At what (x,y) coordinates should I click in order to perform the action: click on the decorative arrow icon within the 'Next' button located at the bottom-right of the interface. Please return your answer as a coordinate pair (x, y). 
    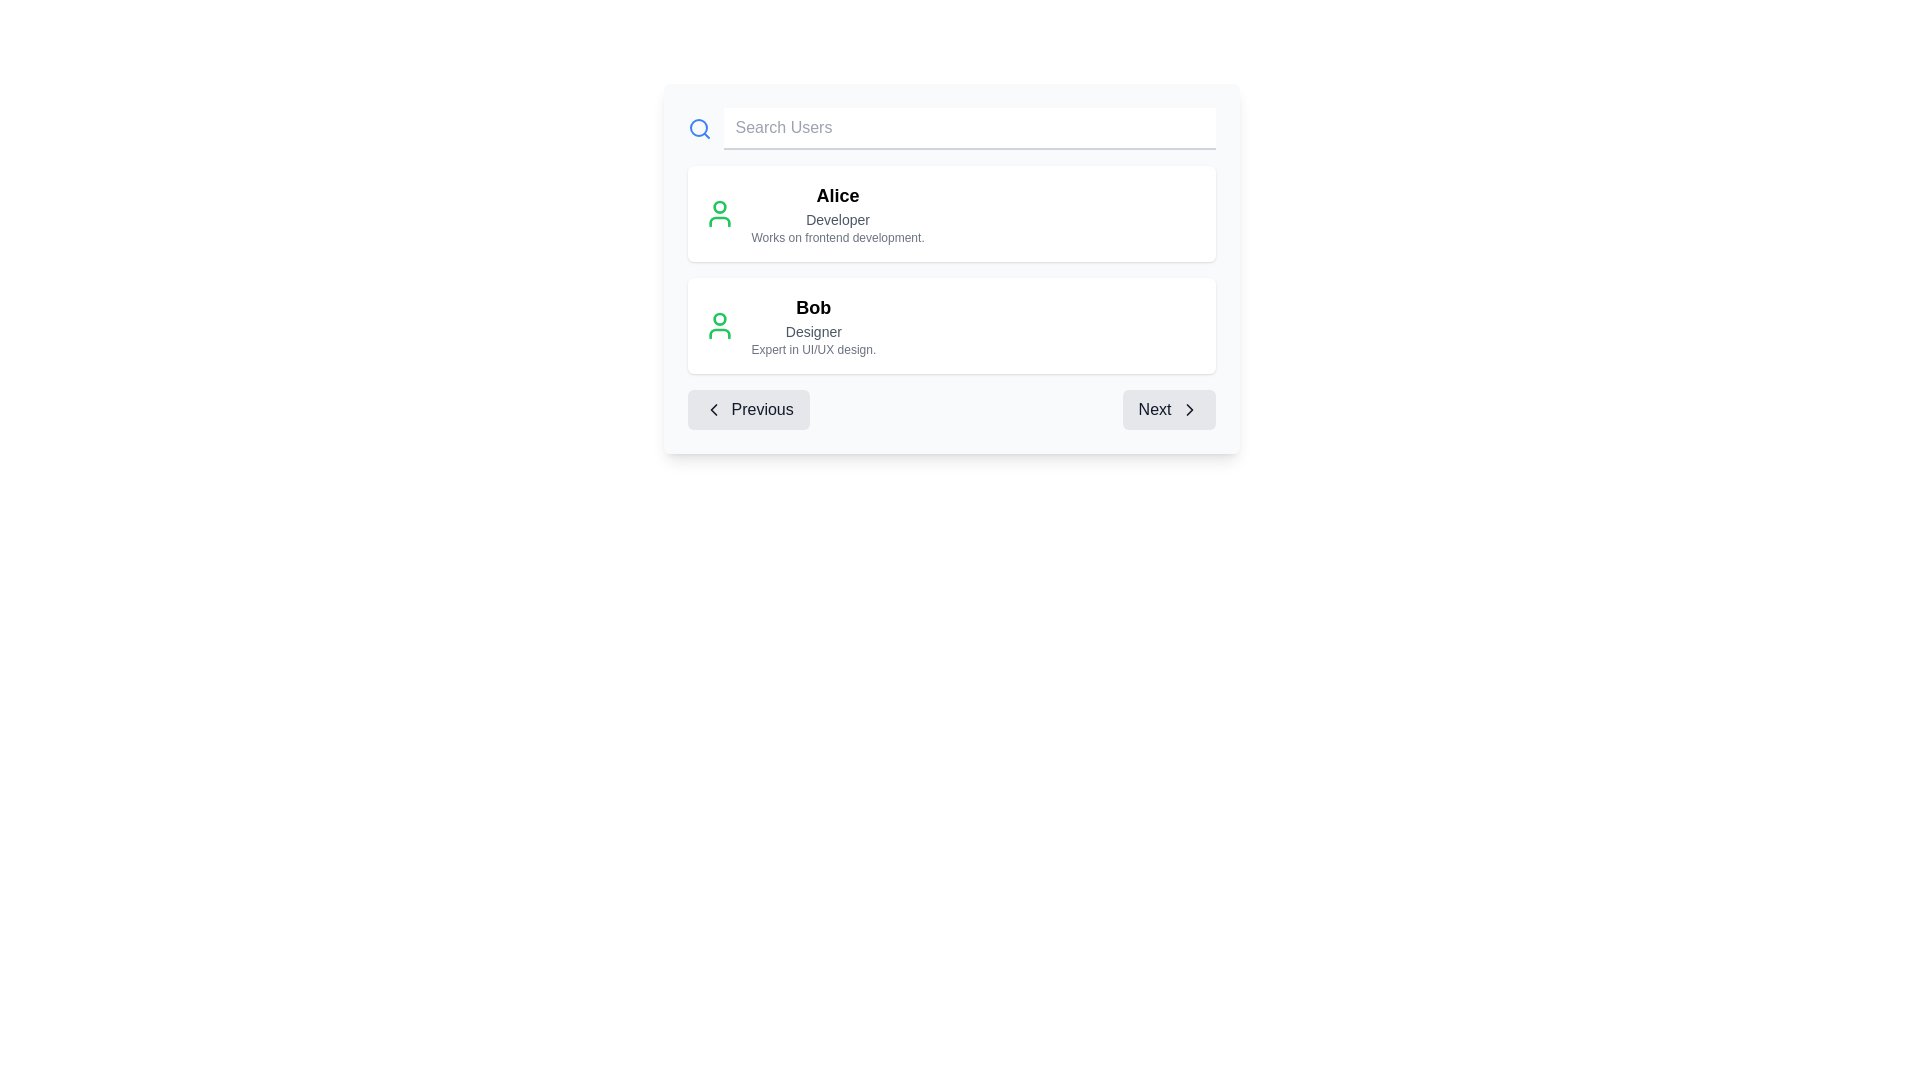
    Looking at the image, I should click on (1189, 408).